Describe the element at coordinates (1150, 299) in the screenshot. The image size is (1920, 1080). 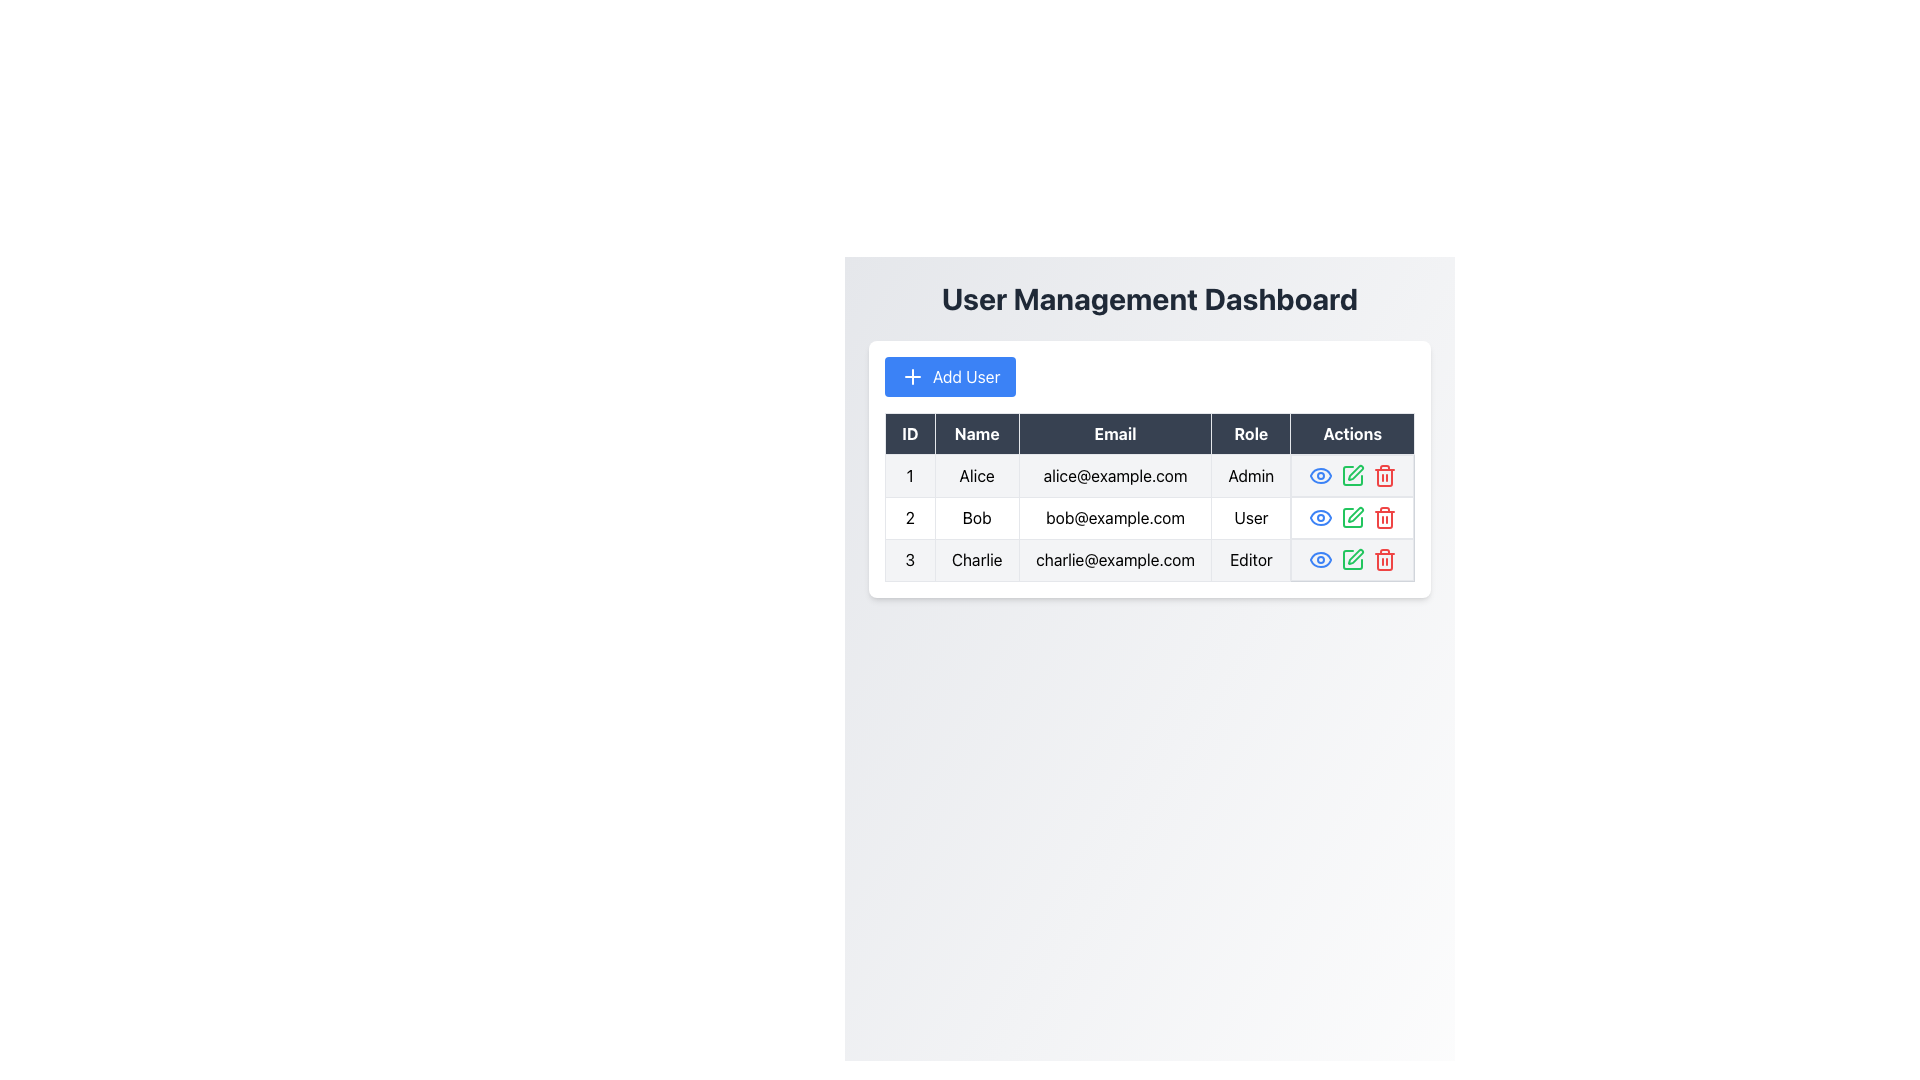
I see `the text header 'User Management Dashboard', which is styled with a bold, large, dark gray font and is located at the top of the interface, centered horizontally above the 'Add User' button and the table` at that location.